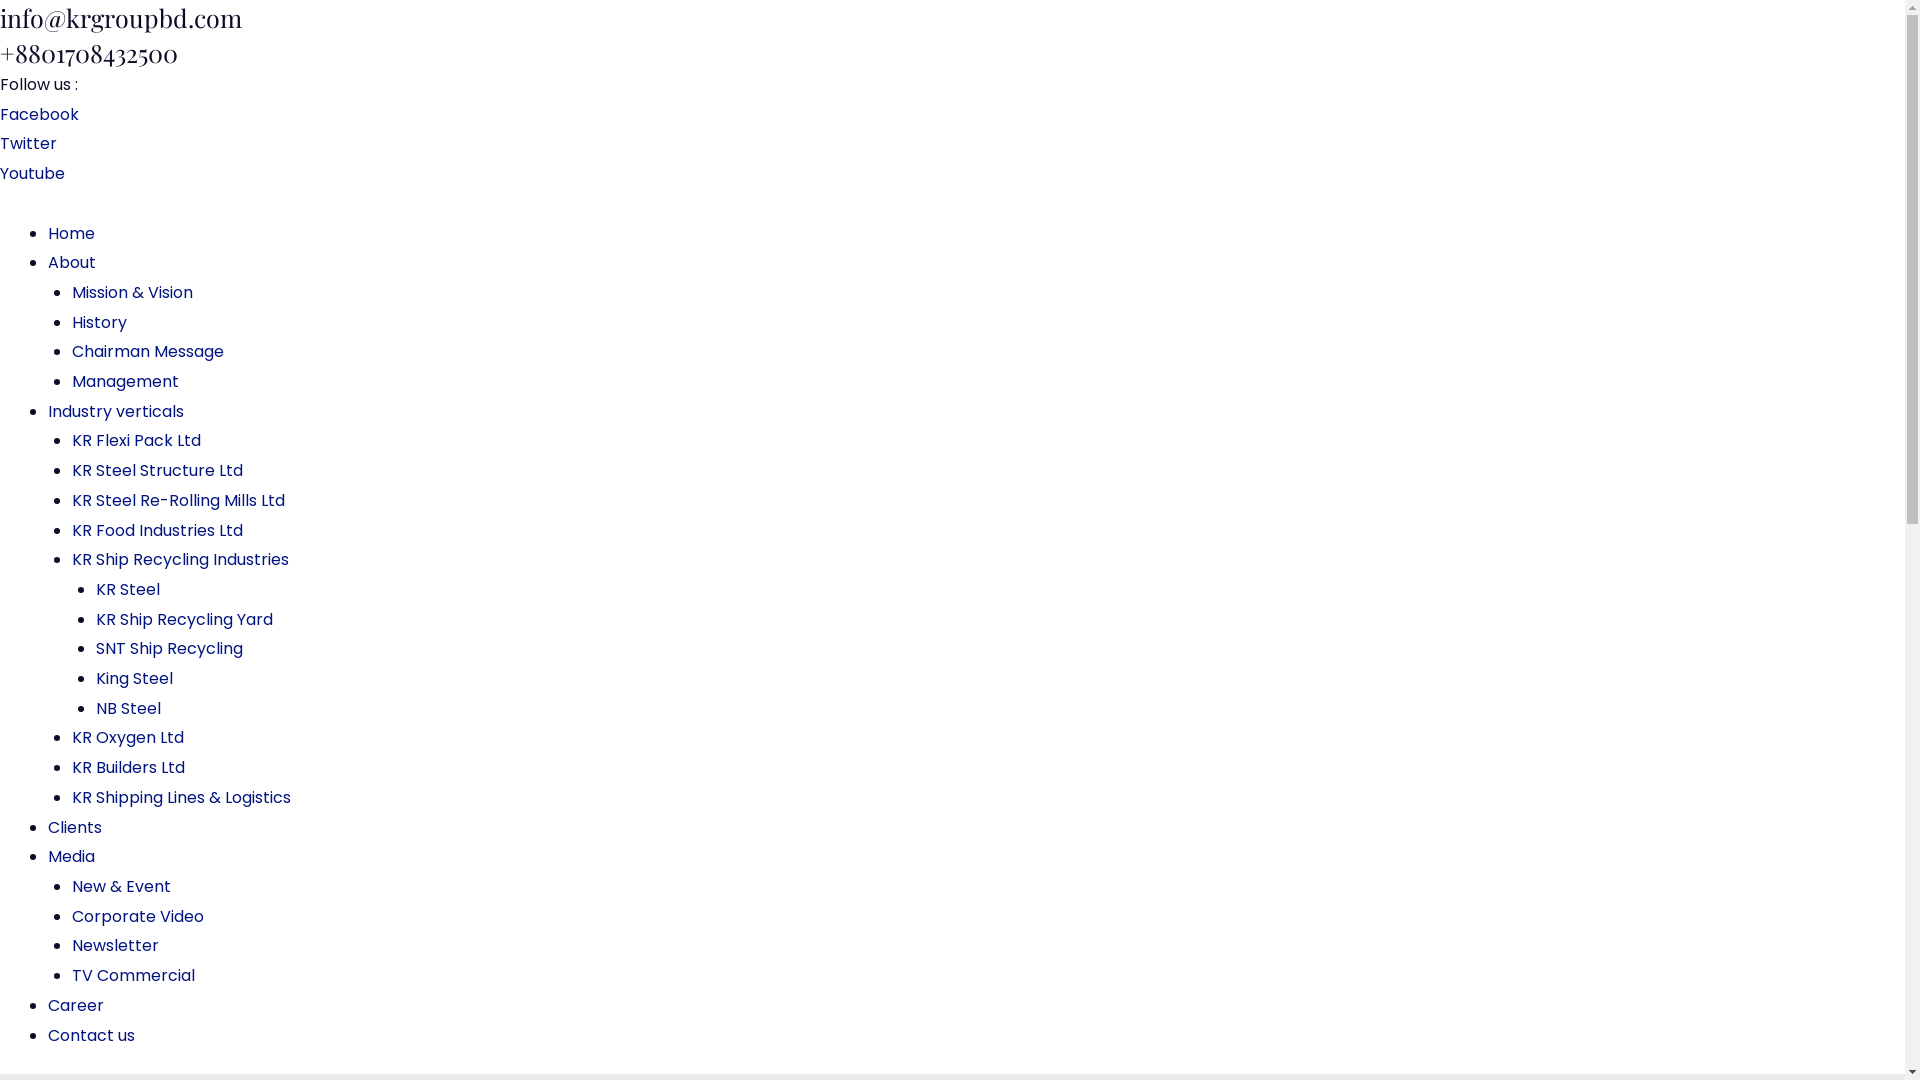 Image resolution: width=1920 pixels, height=1080 pixels. I want to click on 'Contact us', so click(48, 1035).